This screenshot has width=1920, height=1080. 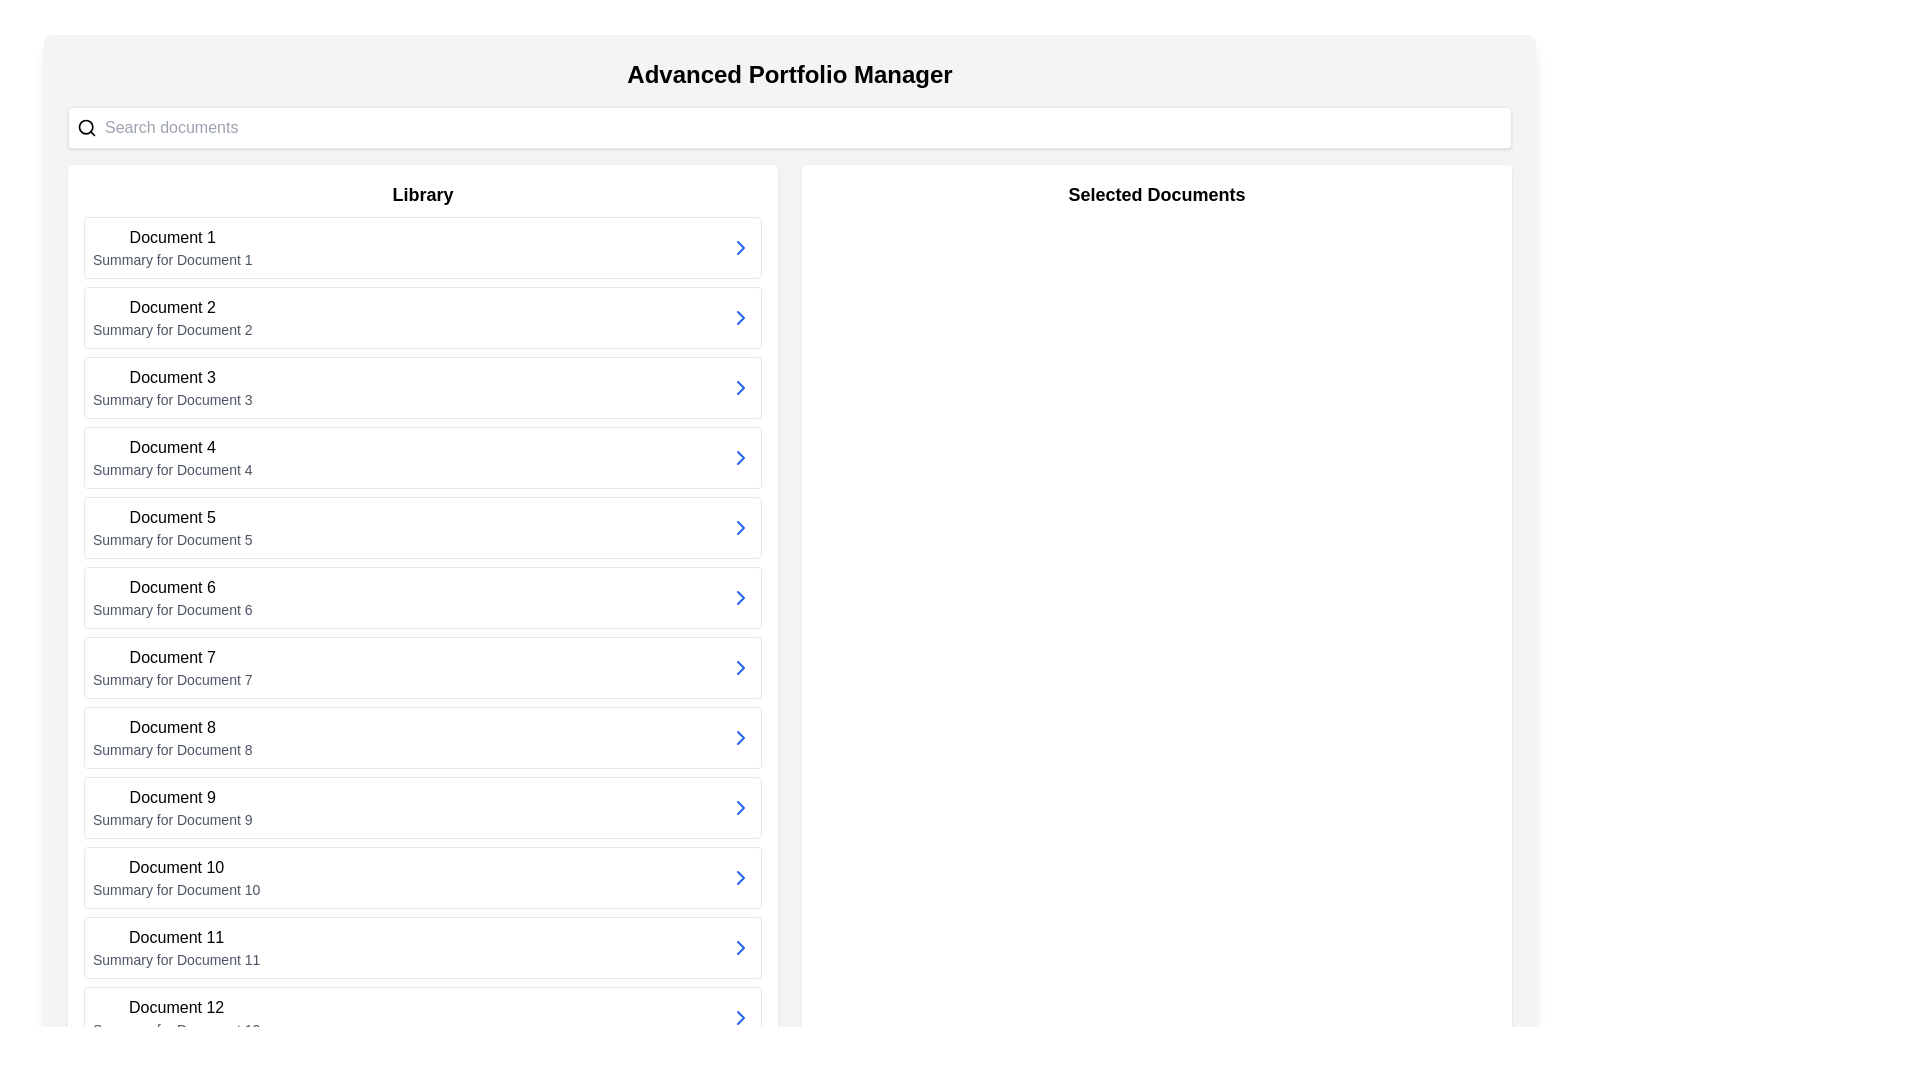 What do you see at coordinates (172, 540) in the screenshot?
I see `summary text associated with the 'Document 5' entry, located in the left-hand column under the 'Library' section` at bounding box center [172, 540].